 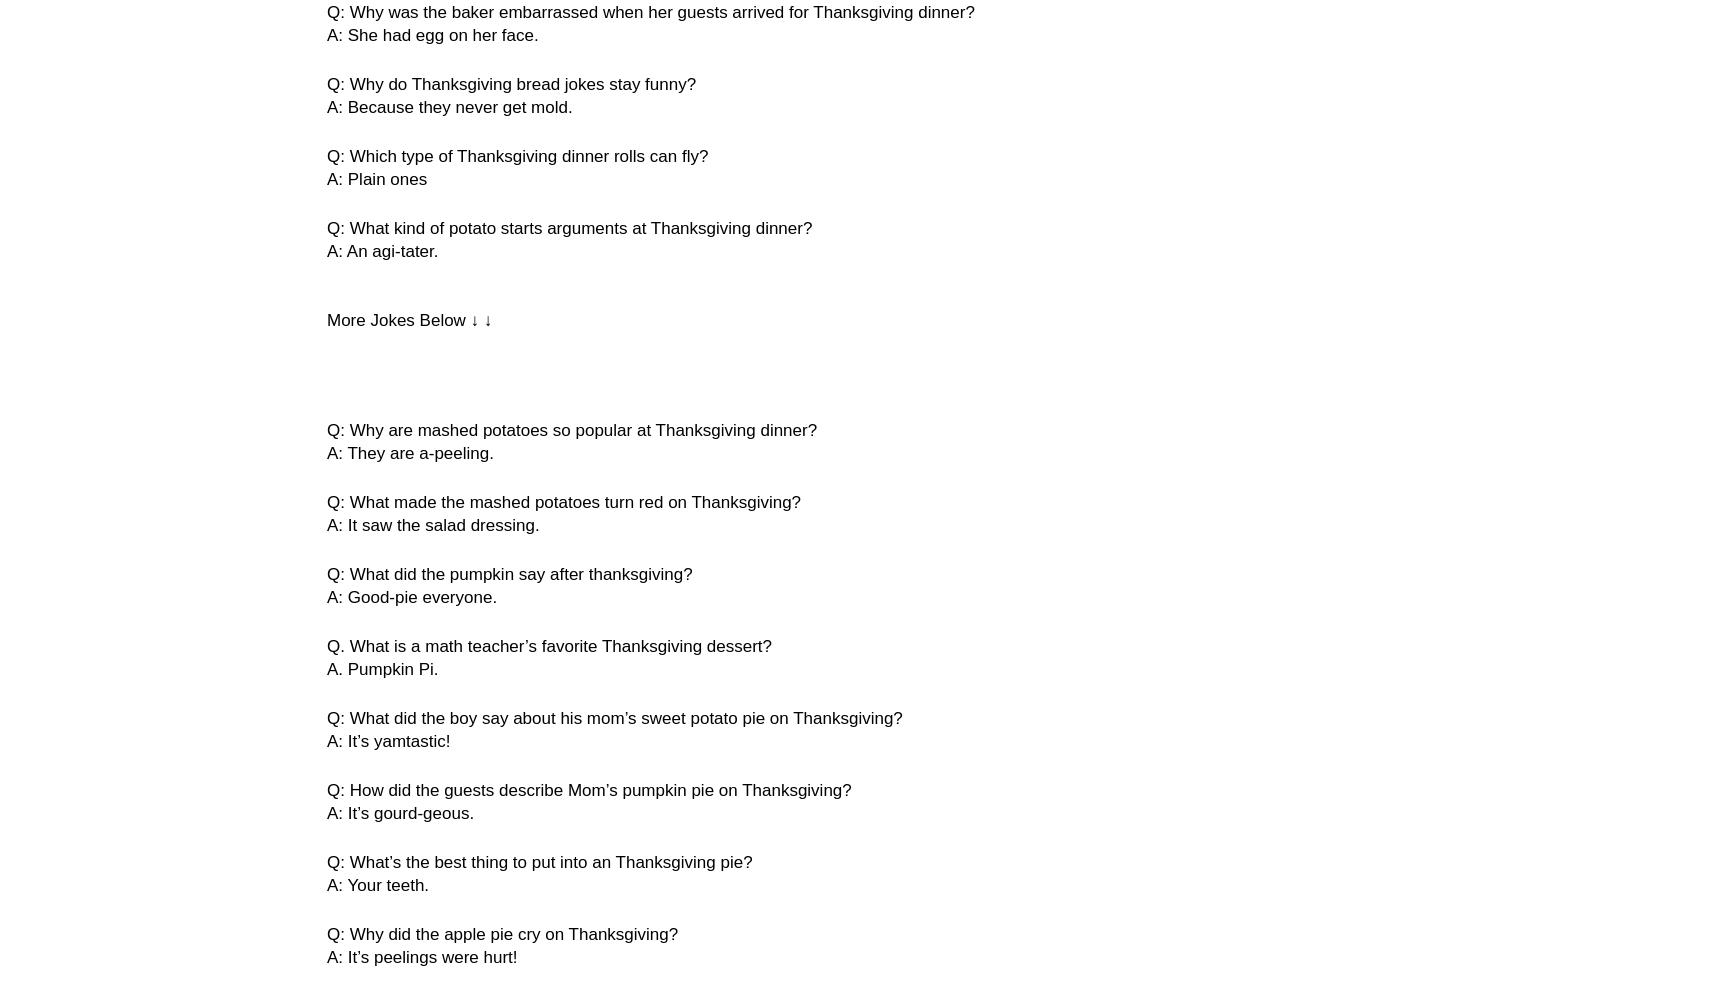 I want to click on 'Q: Why was the baker embarrassed when her guests arrived for Thanksgiving dinner?', so click(x=650, y=12).